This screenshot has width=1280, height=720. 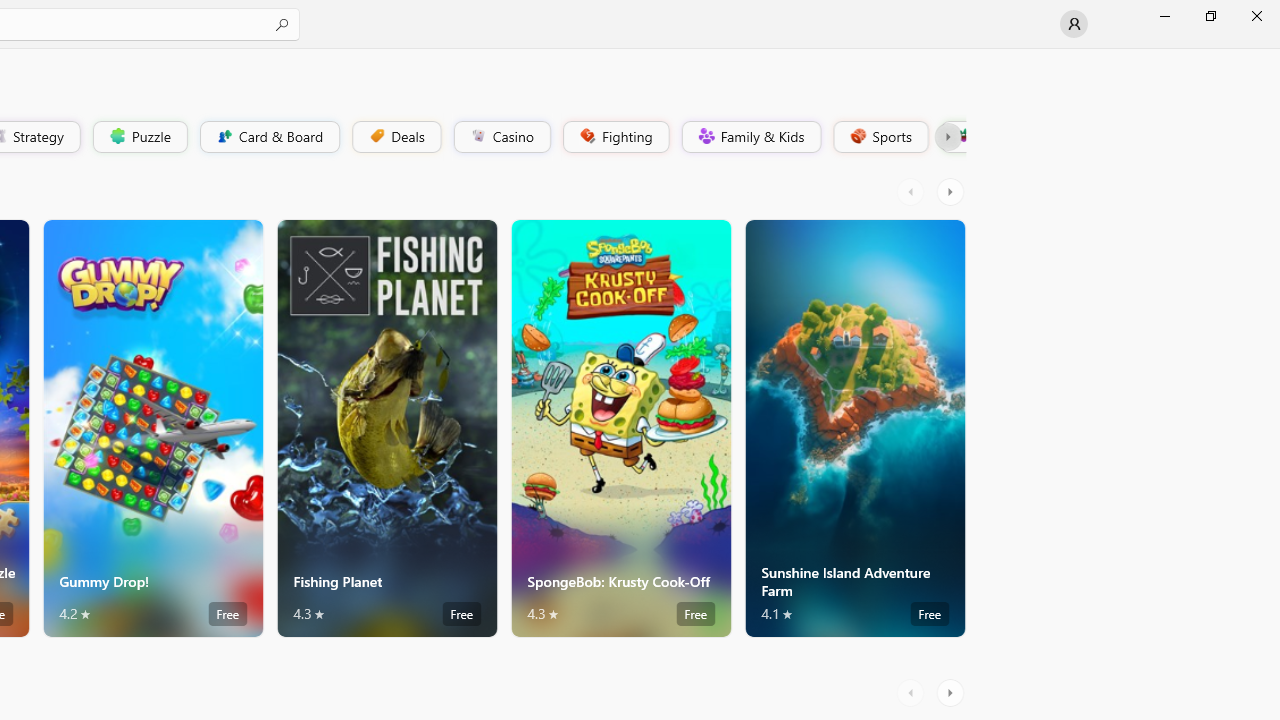 What do you see at coordinates (912, 692) in the screenshot?
I see `'AutomationID: LeftScrollButton'` at bounding box center [912, 692].